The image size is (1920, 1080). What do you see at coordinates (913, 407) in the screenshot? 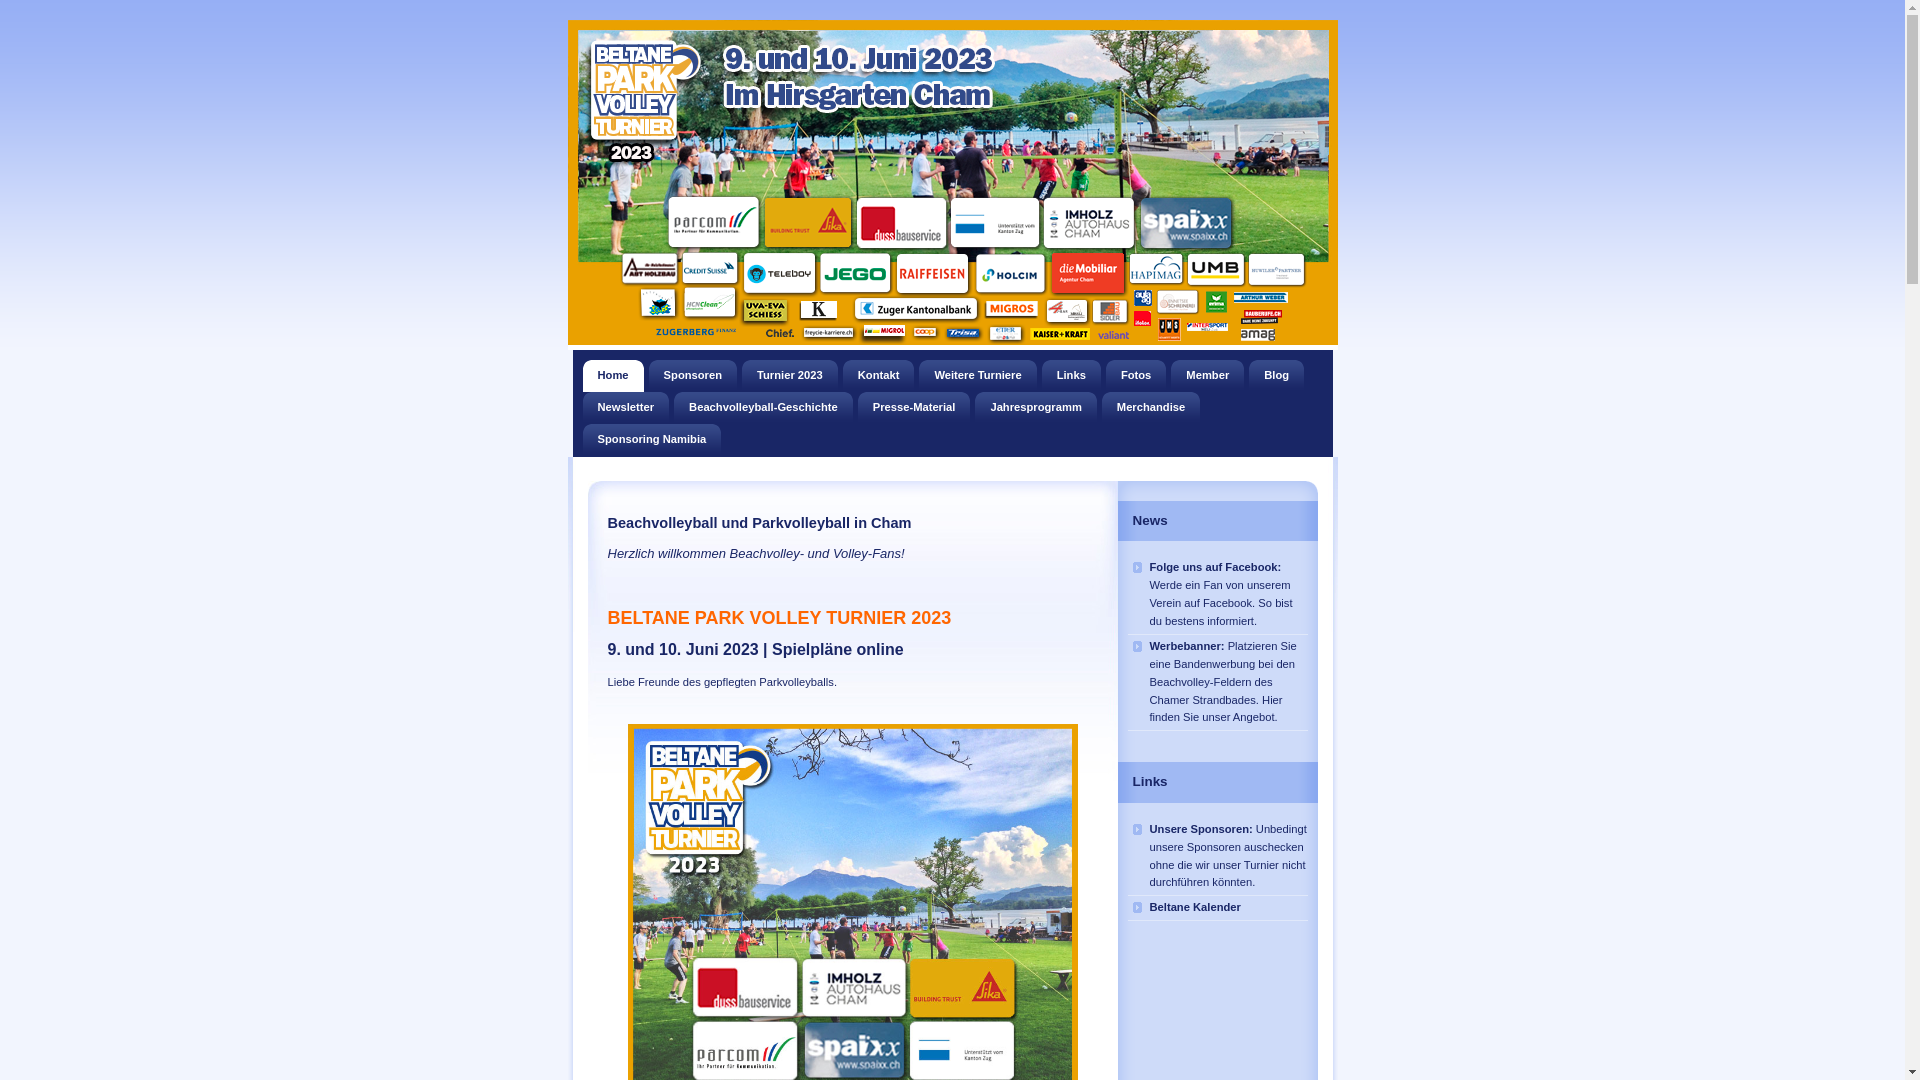
I see `'Presse-Material` at bounding box center [913, 407].